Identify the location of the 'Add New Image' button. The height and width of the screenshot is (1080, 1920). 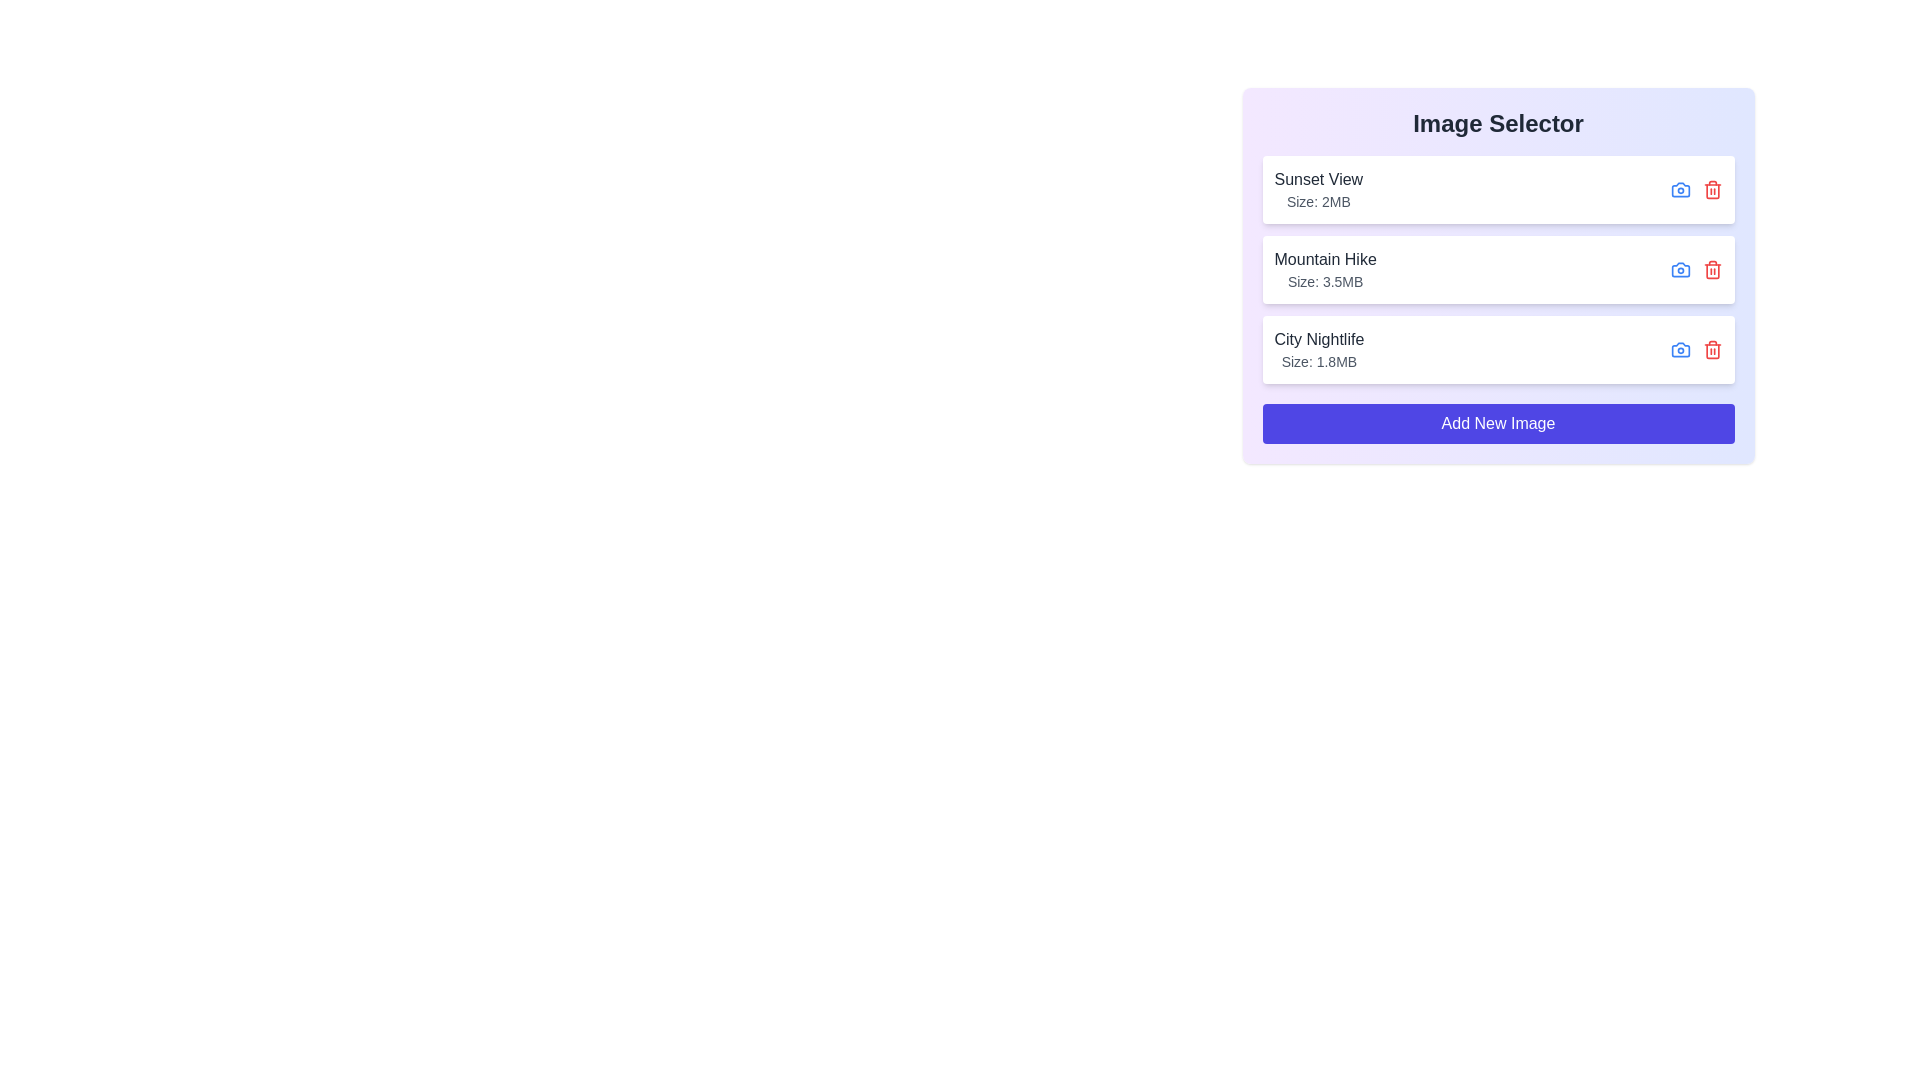
(1498, 423).